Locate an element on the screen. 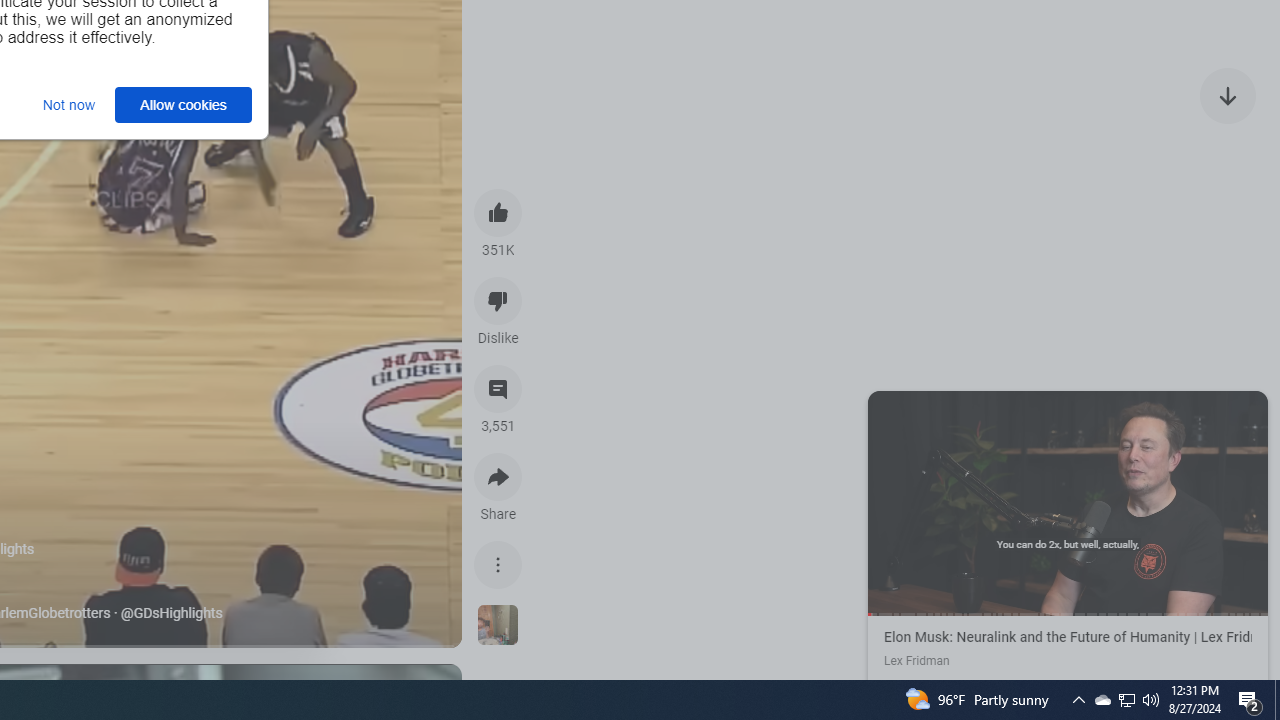 This screenshot has height=720, width=1280. 'Dislike this video' is located at coordinates (498, 300).